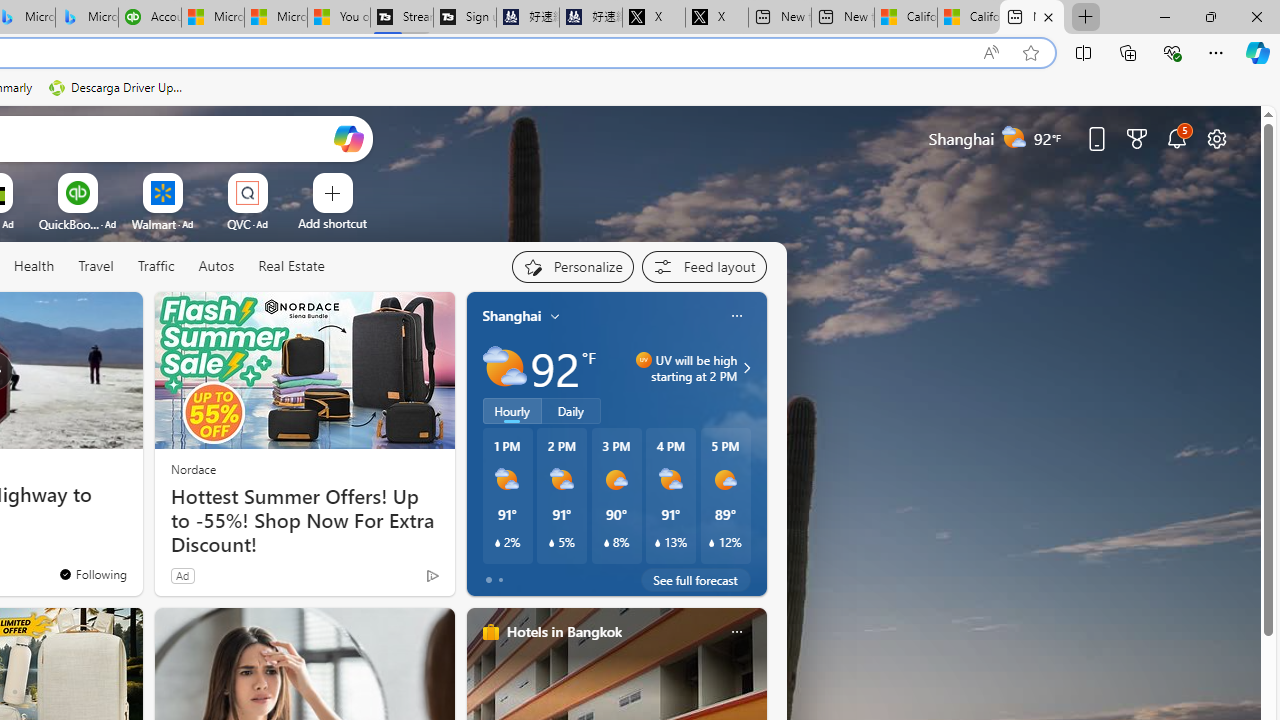  I want to click on 'You', so click(91, 573).